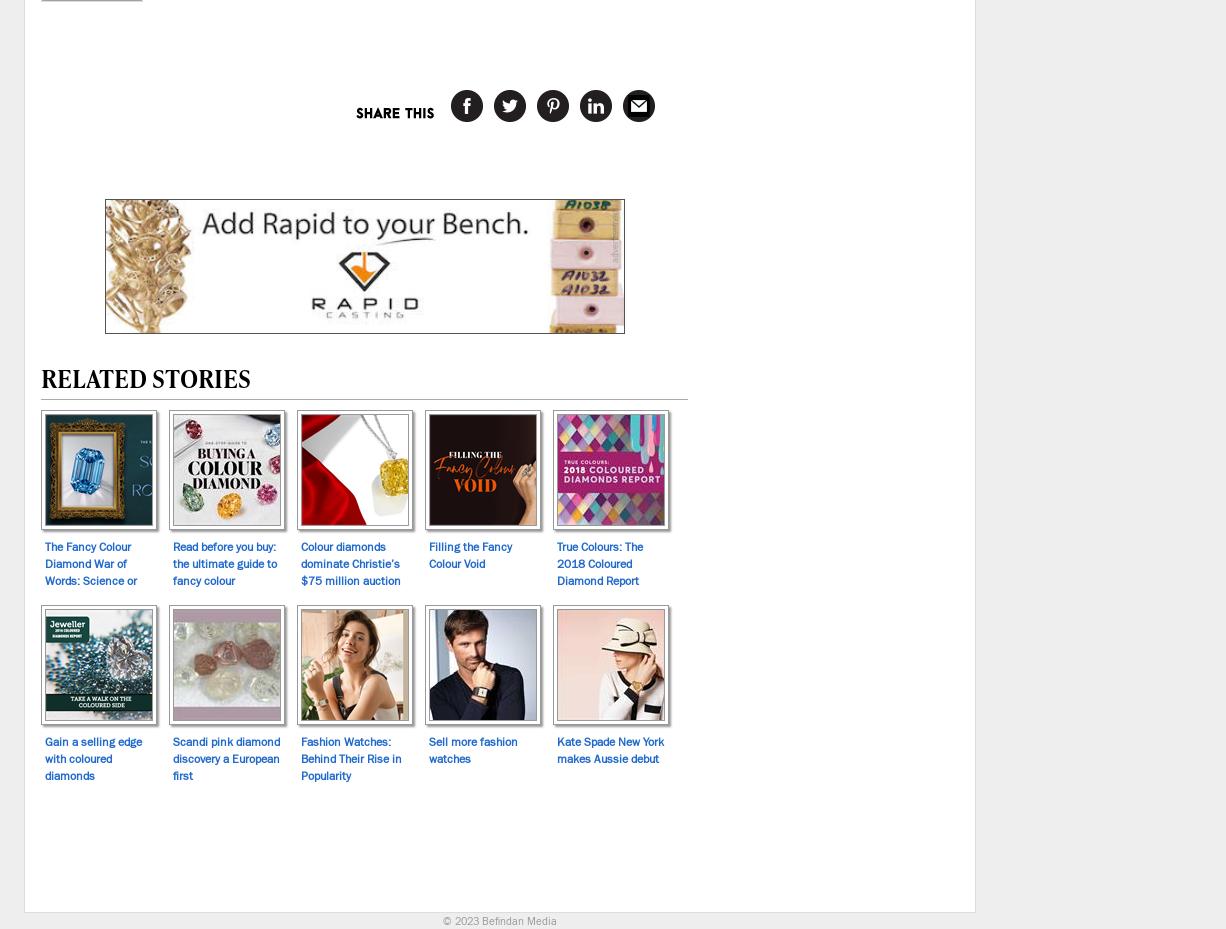 The height and width of the screenshot is (929, 1226). Describe the element at coordinates (226, 756) in the screenshot. I see `'Scandi pink diamond discovery a European first'` at that location.